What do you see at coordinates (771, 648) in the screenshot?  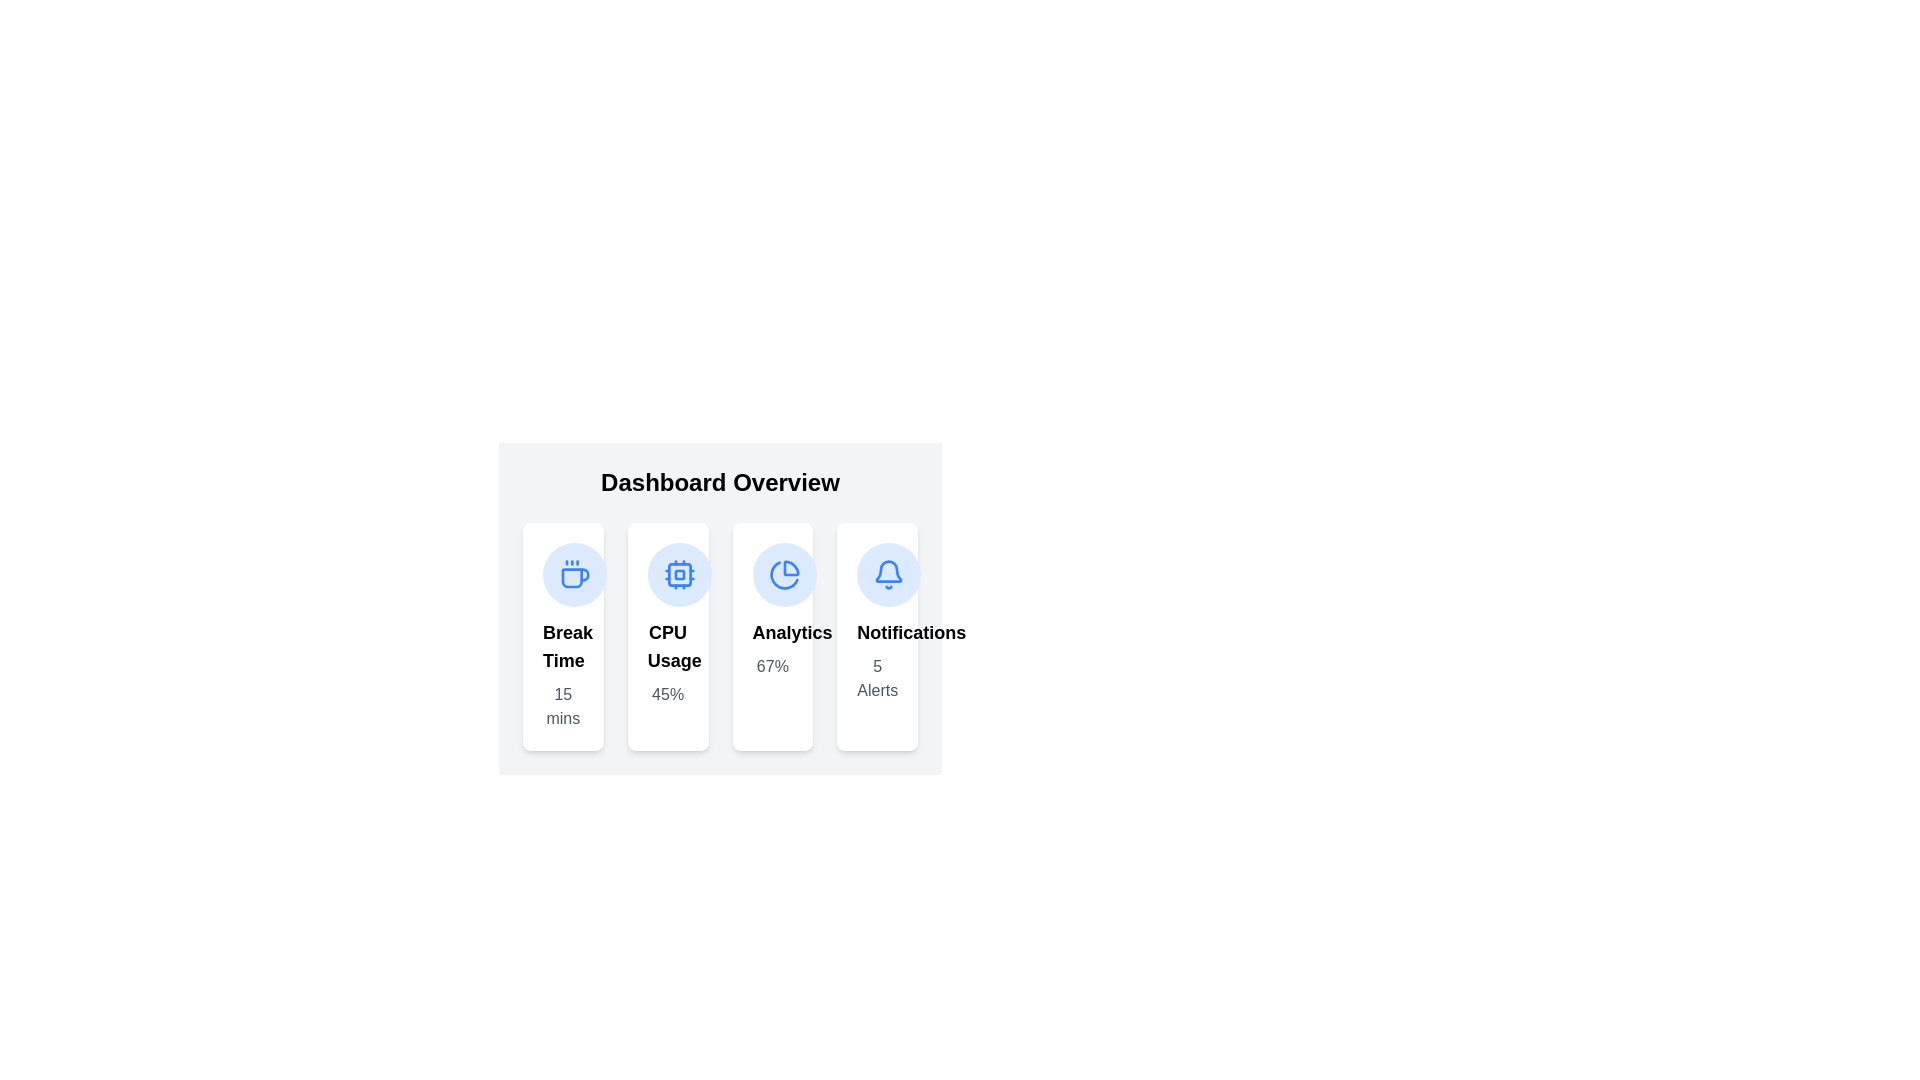 I see `the text label displaying 'Analytics' above '67%' within the third card from the left in a row of four cards` at bounding box center [771, 648].